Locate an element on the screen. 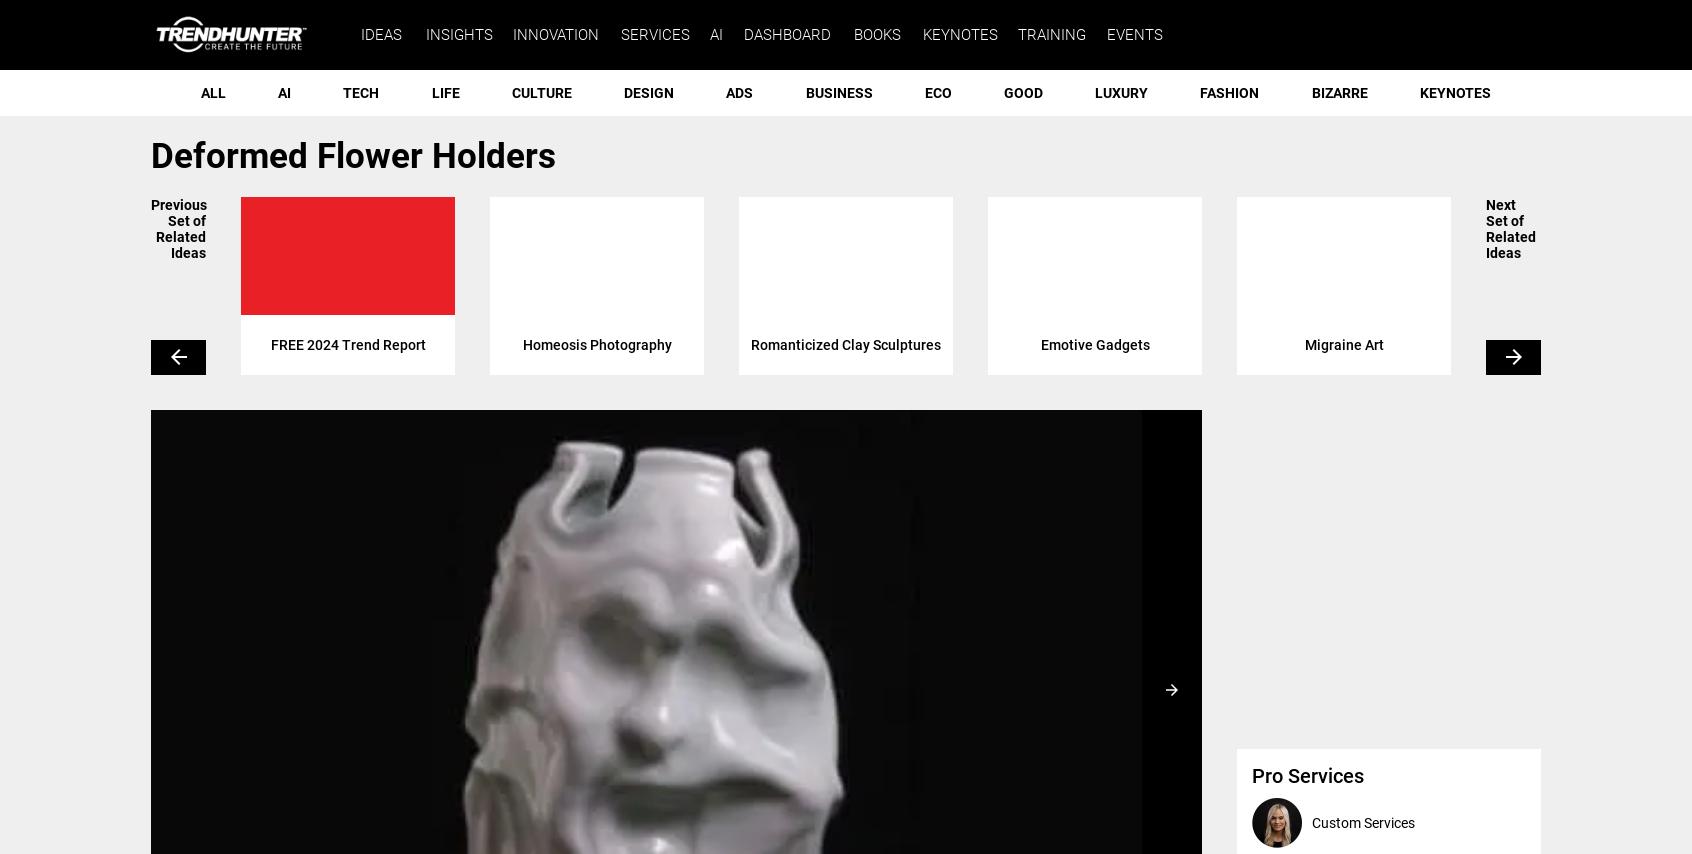 Image resolution: width=1692 pixels, height=854 pixels. 'Deformed Flower Holders' is located at coordinates (352, 156).